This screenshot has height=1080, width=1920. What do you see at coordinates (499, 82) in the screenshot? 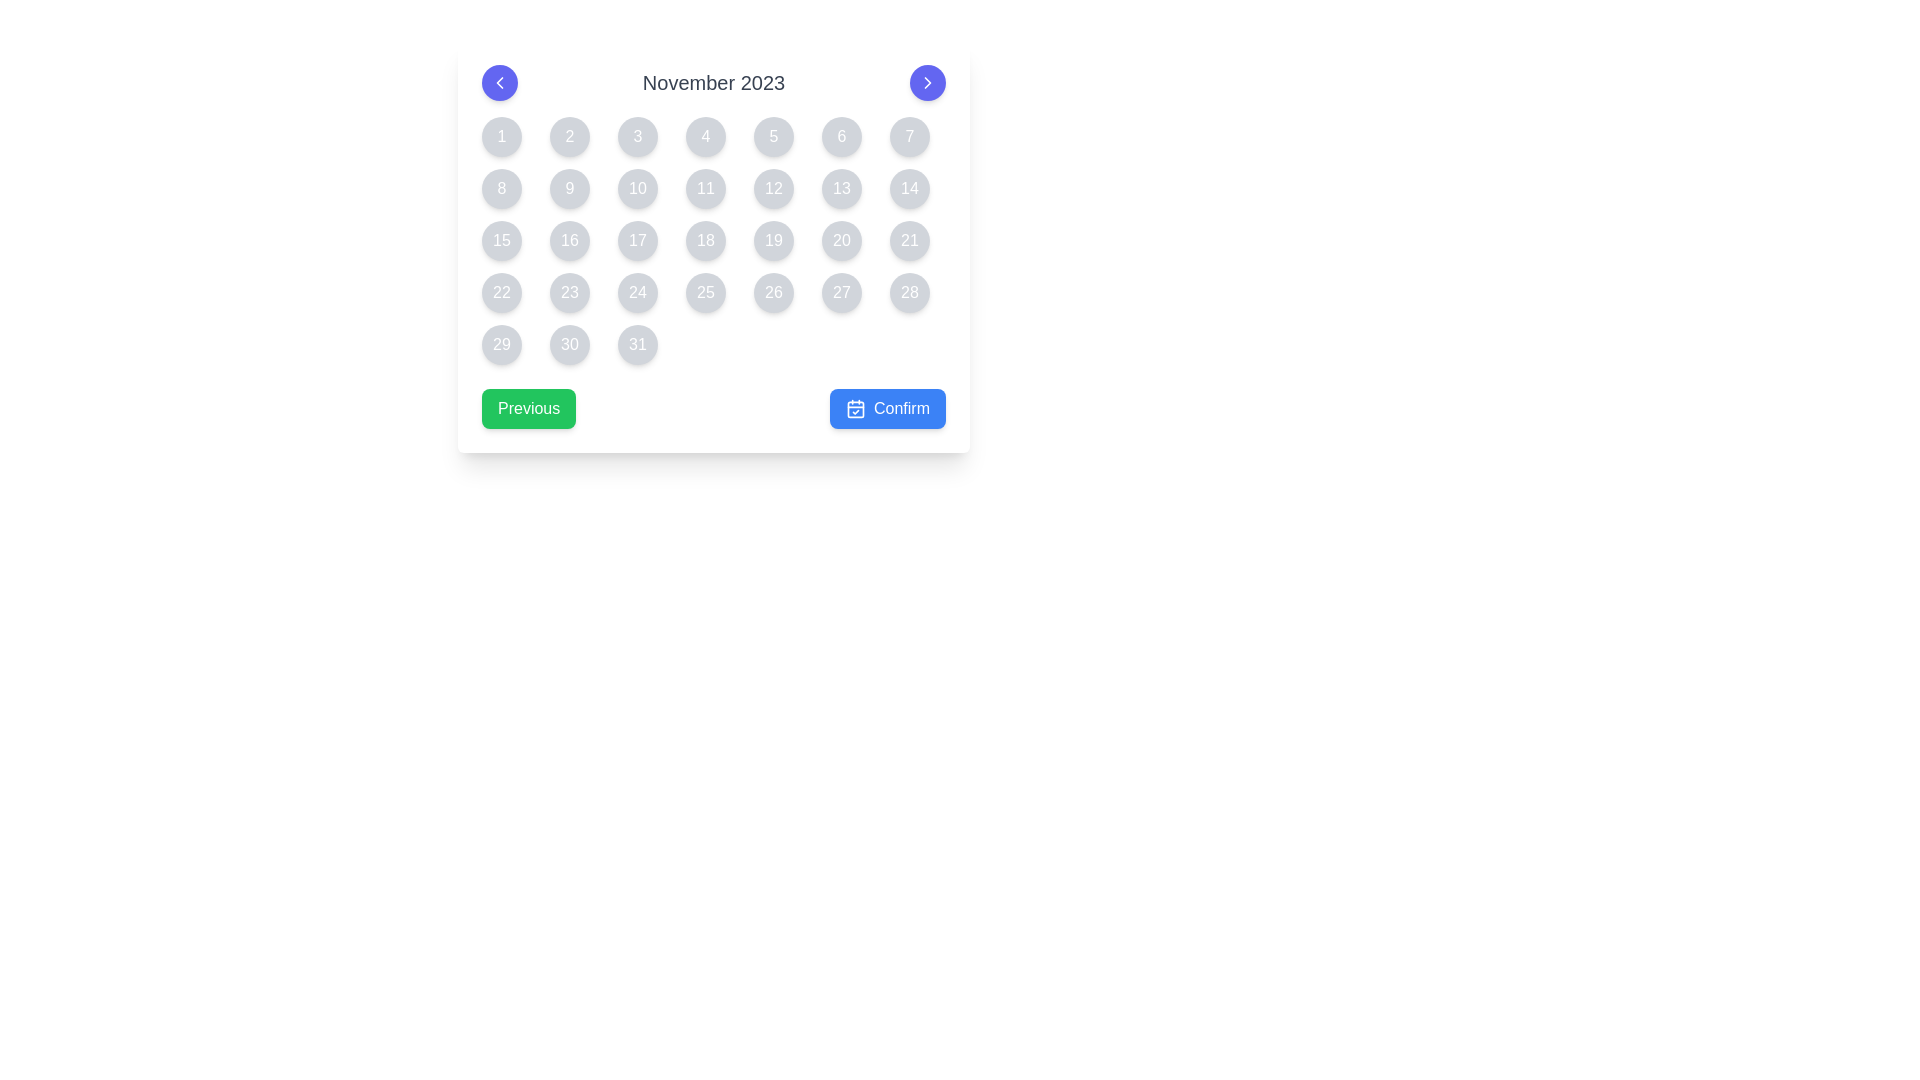
I see `the 'Previous' navigation button icon located in the top-left area of the calendar interface` at bounding box center [499, 82].